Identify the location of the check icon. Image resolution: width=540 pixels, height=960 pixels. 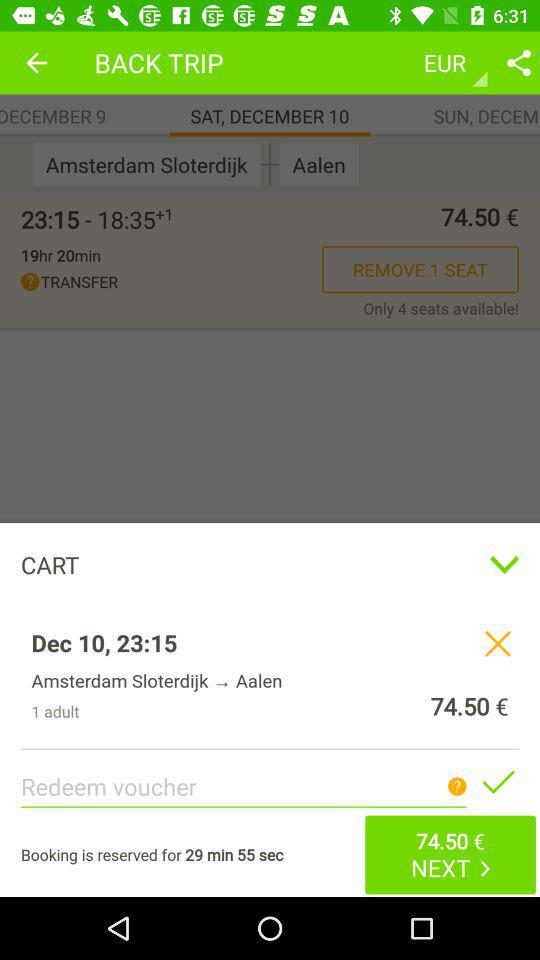
(496, 781).